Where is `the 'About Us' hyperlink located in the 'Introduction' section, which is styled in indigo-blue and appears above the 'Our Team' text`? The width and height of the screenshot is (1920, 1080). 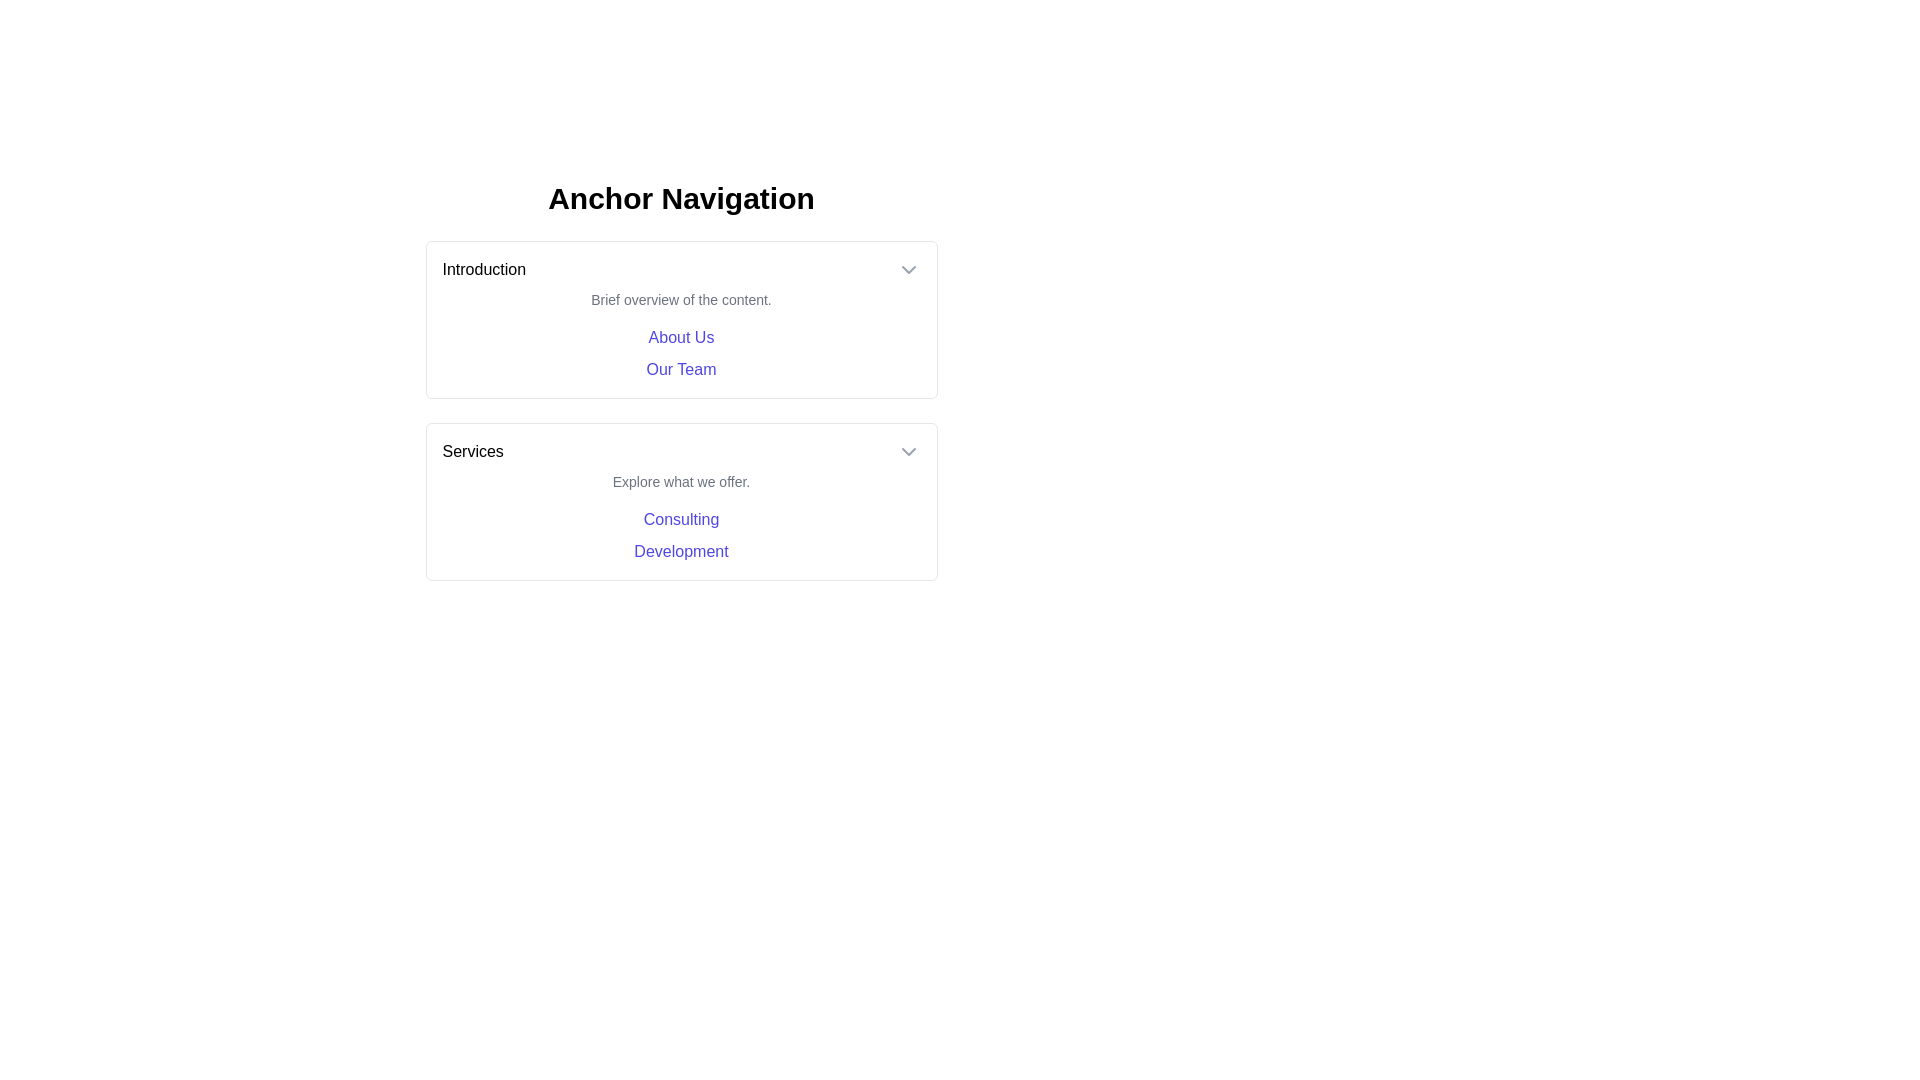
the 'About Us' hyperlink located in the 'Introduction' section, which is styled in indigo-blue and appears above the 'Our Team' text is located at coordinates (681, 337).